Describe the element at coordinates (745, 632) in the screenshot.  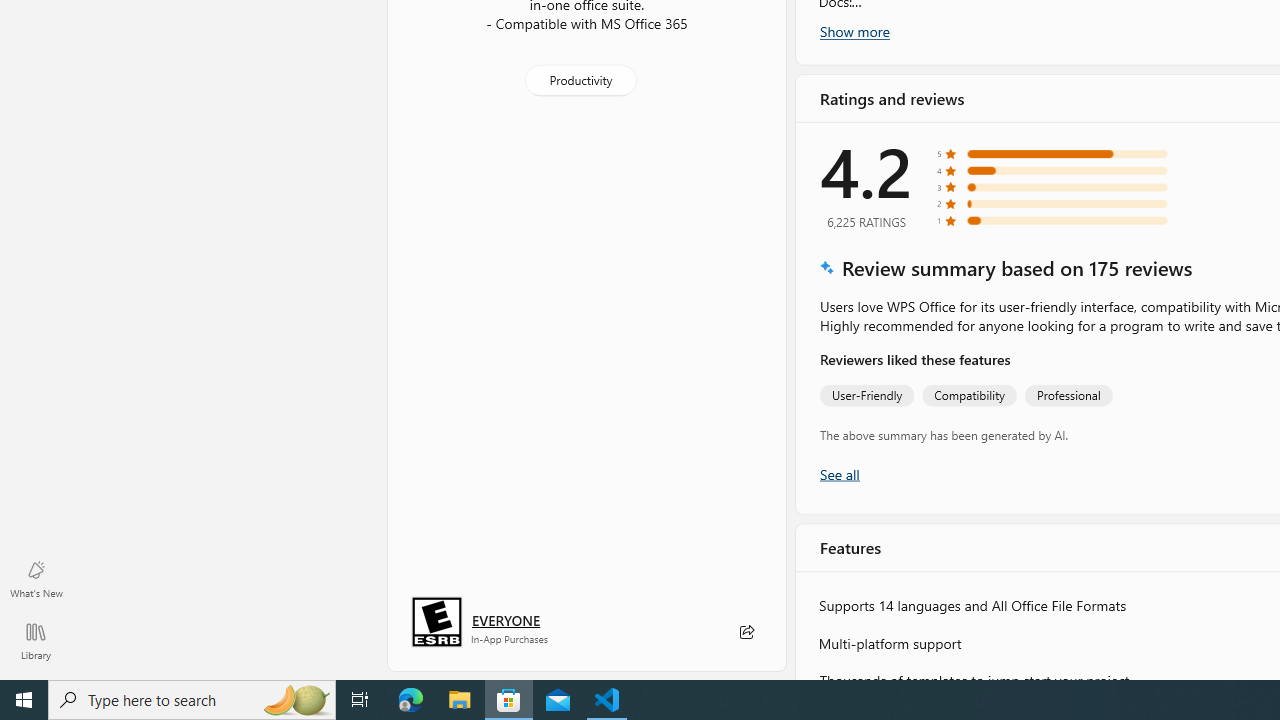
I see `'Share'` at that location.